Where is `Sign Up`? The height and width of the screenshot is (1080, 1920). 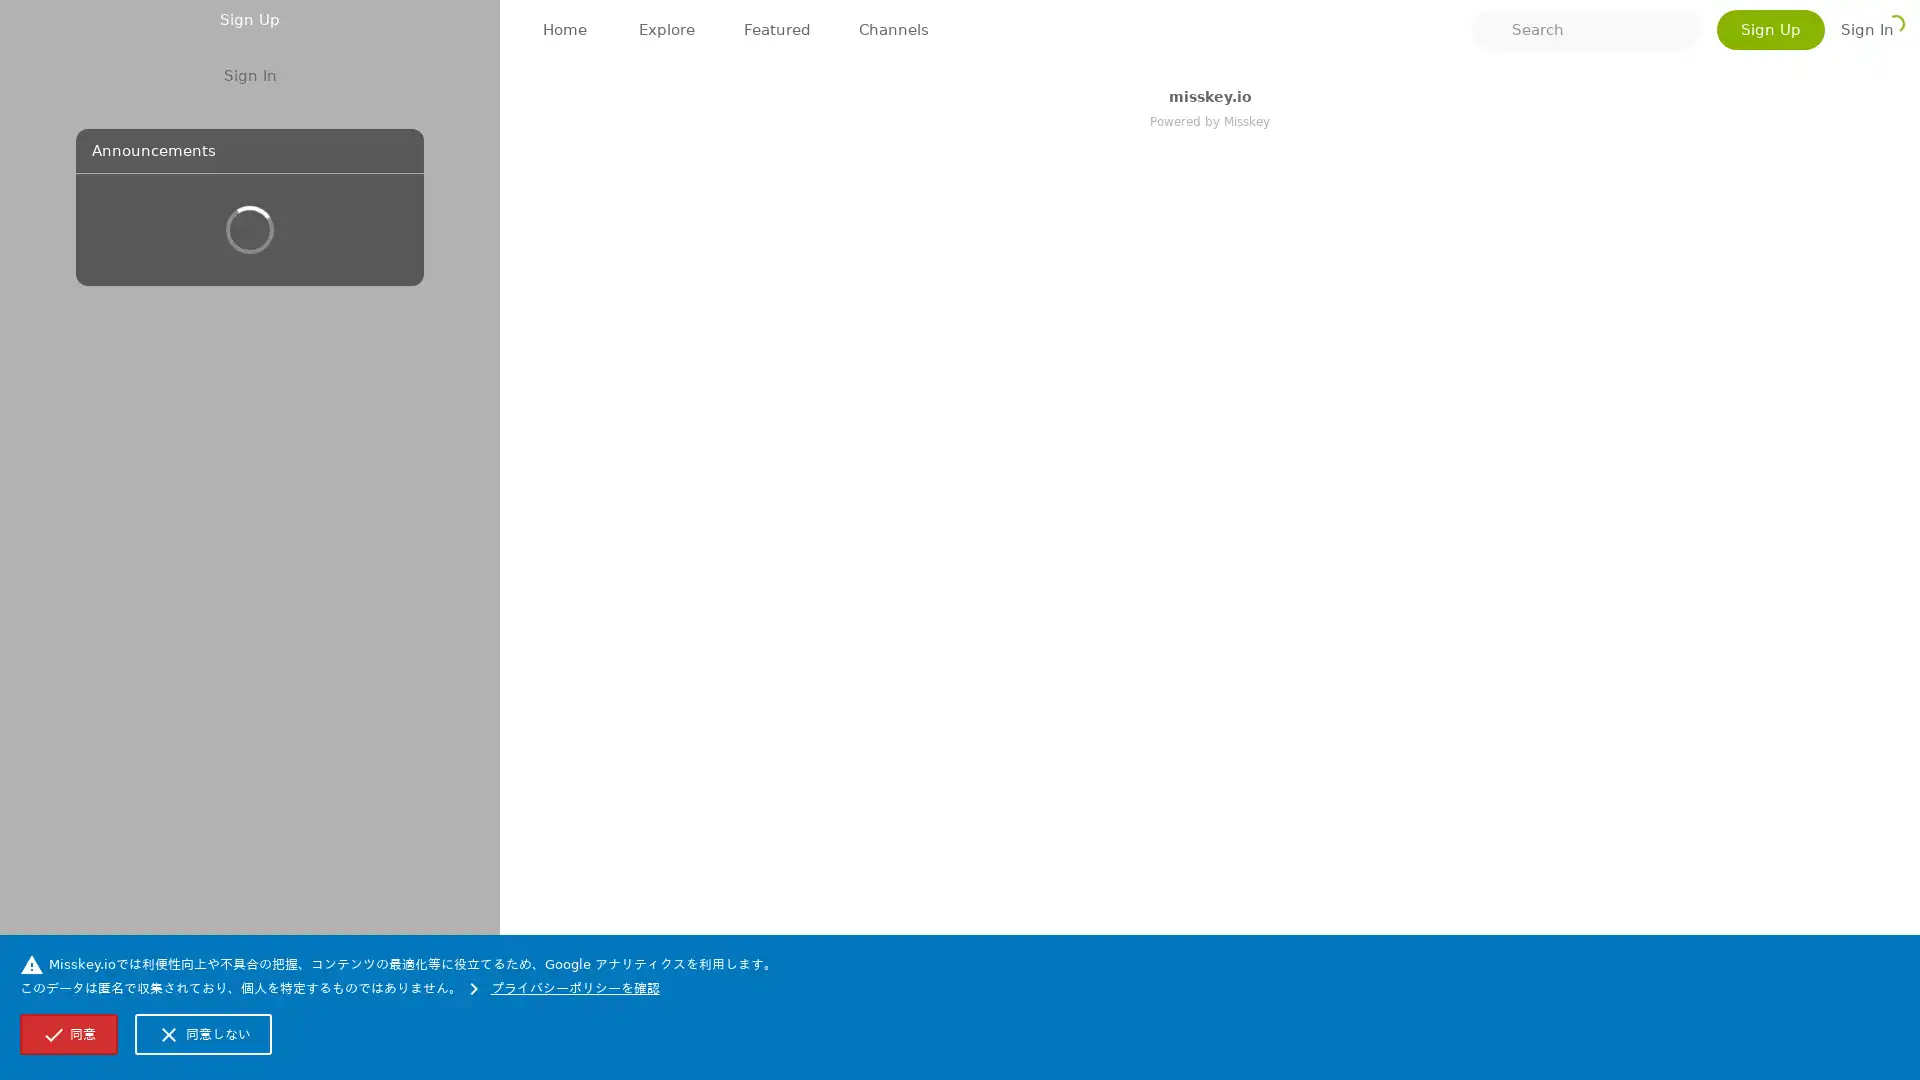 Sign Up is located at coordinates (1771, 30).